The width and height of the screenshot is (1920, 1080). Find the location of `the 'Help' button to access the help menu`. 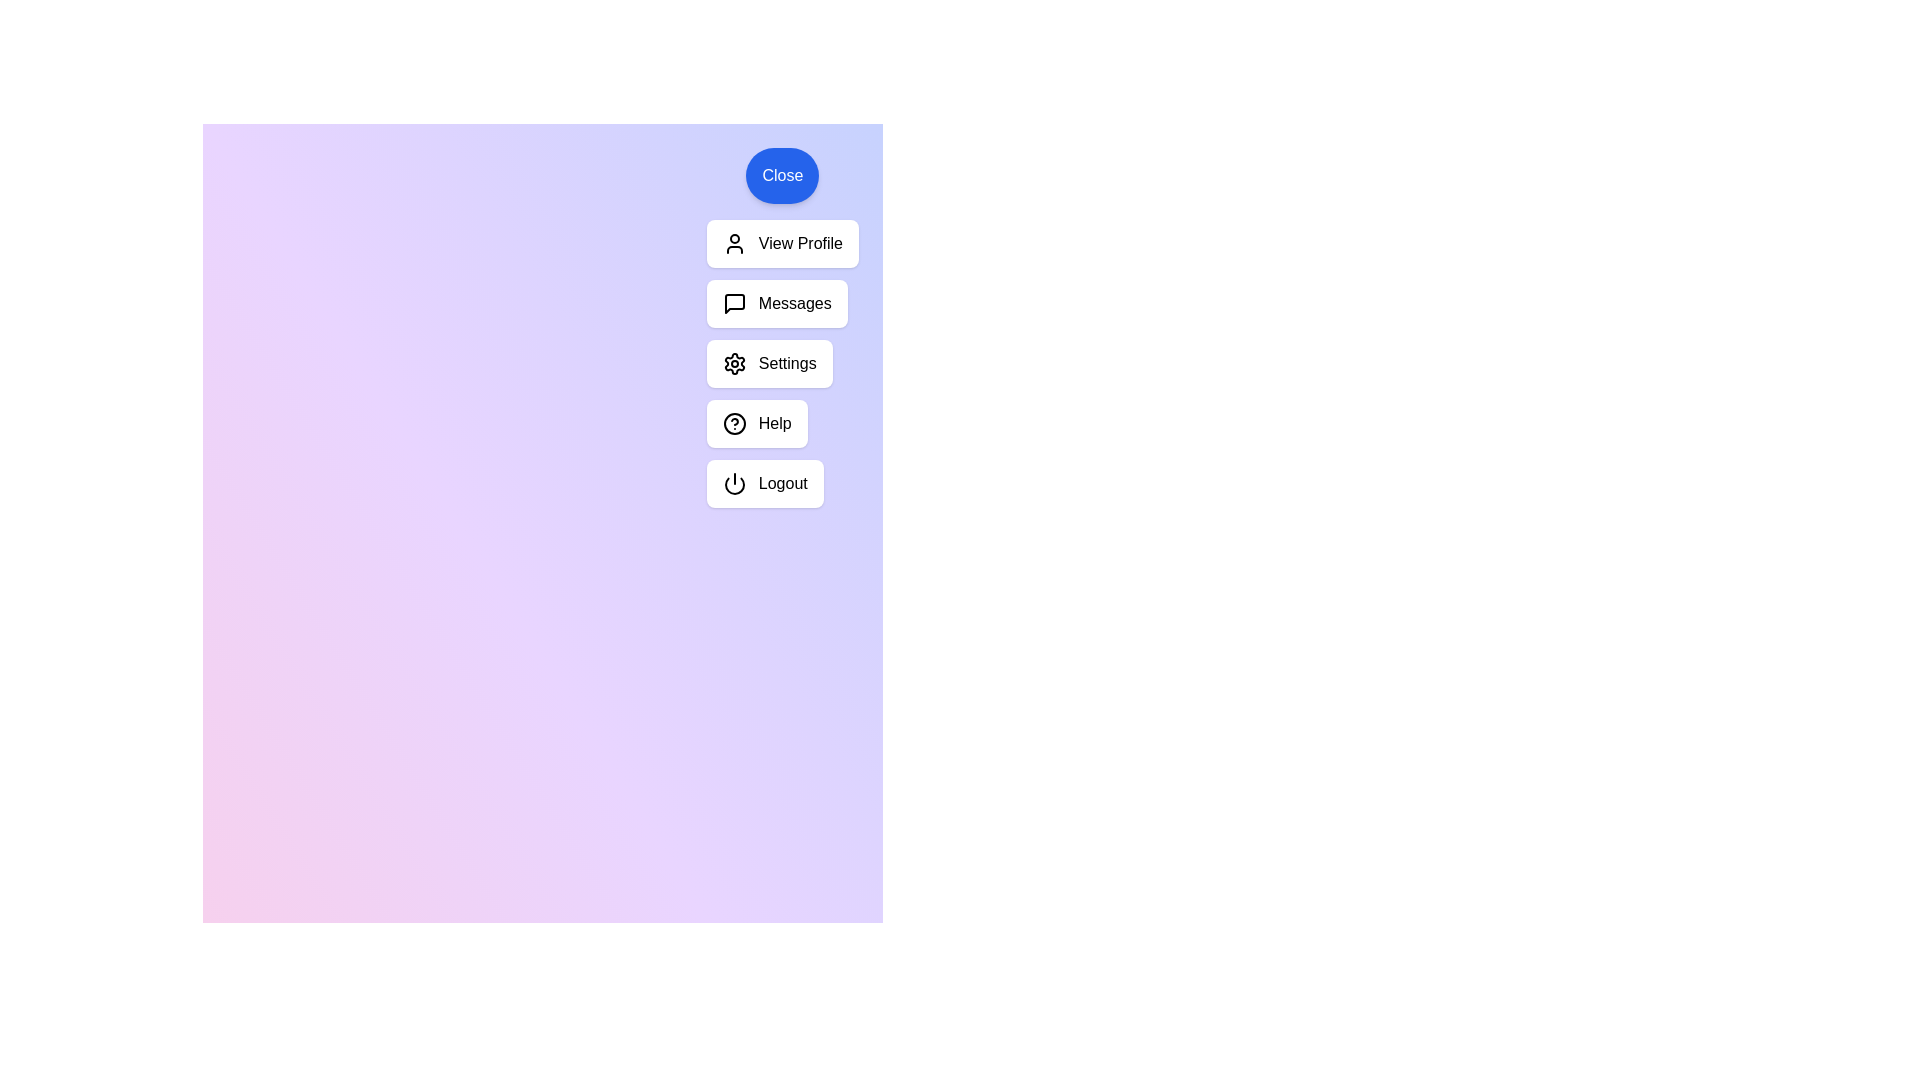

the 'Help' button to access the help menu is located at coordinates (756, 423).